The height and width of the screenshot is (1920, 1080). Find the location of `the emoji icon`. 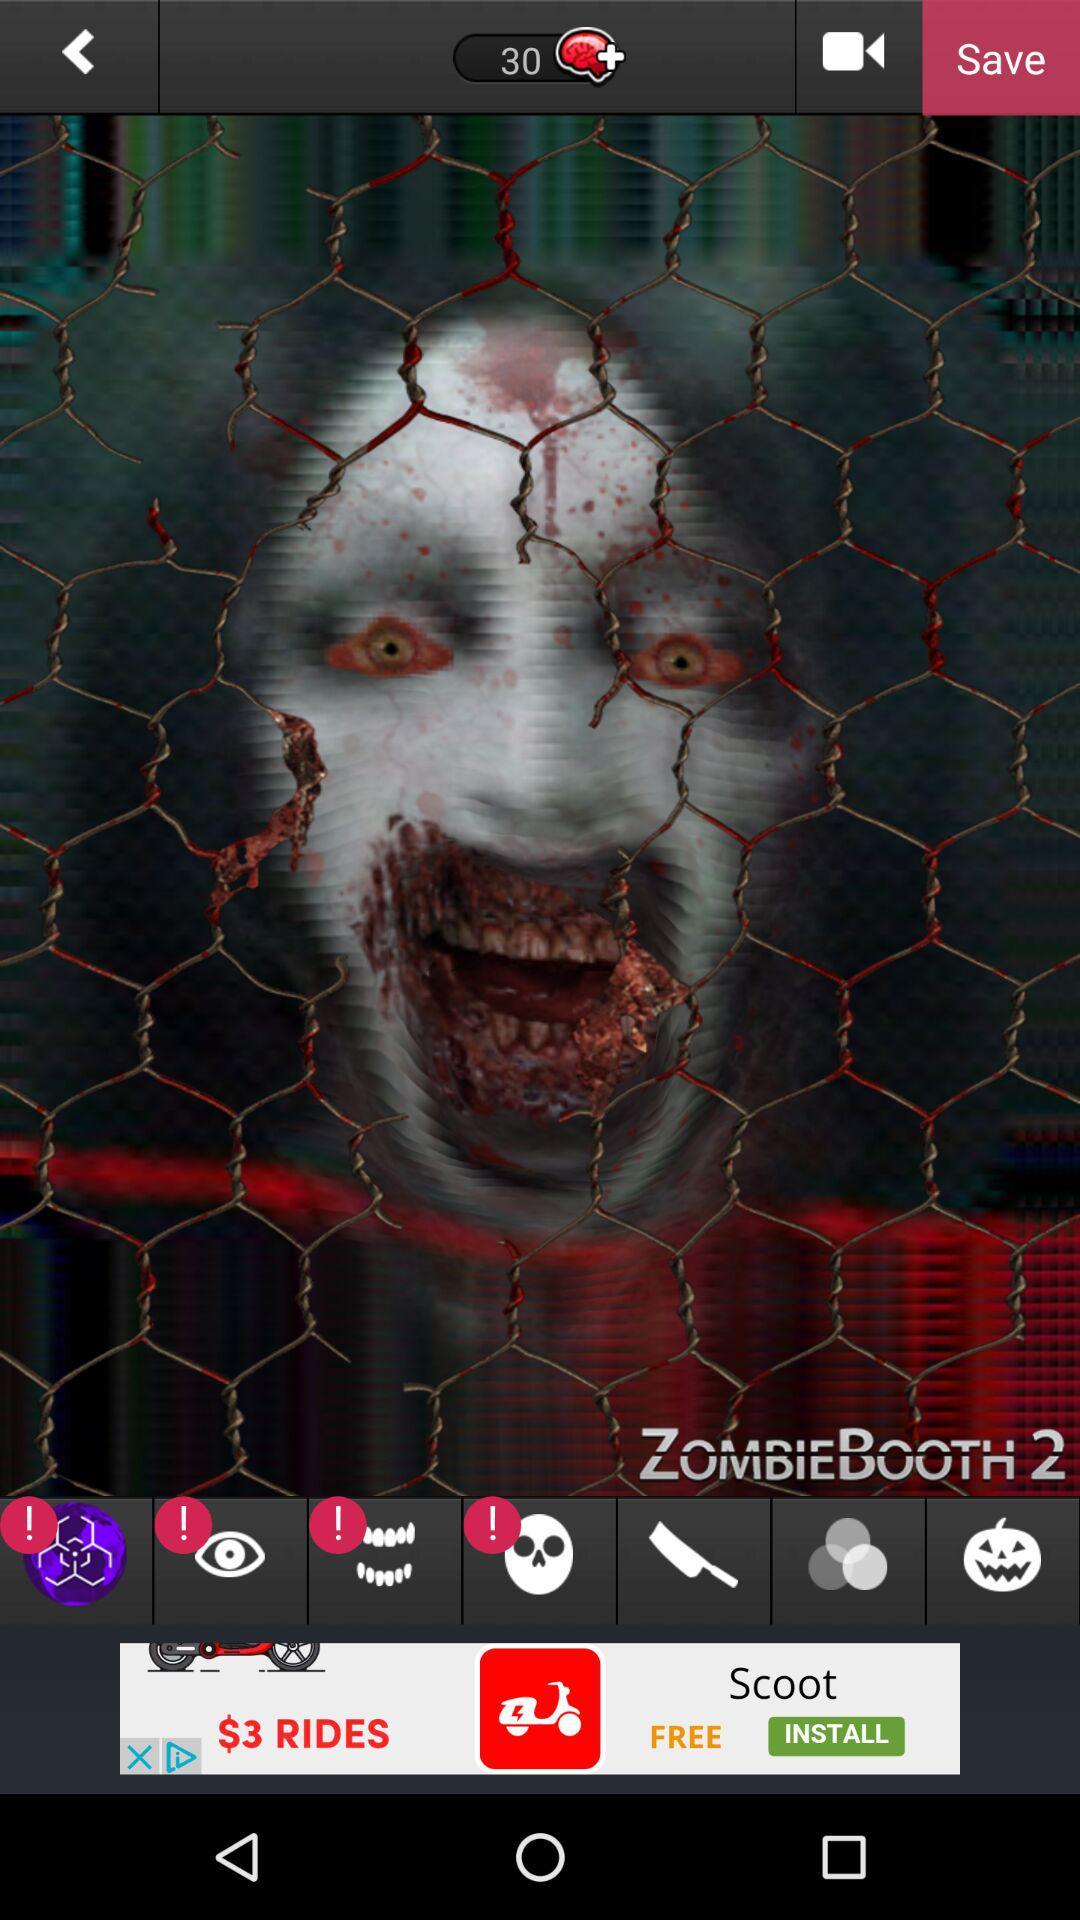

the emoji icon is located at coordinates (1003, 1670).